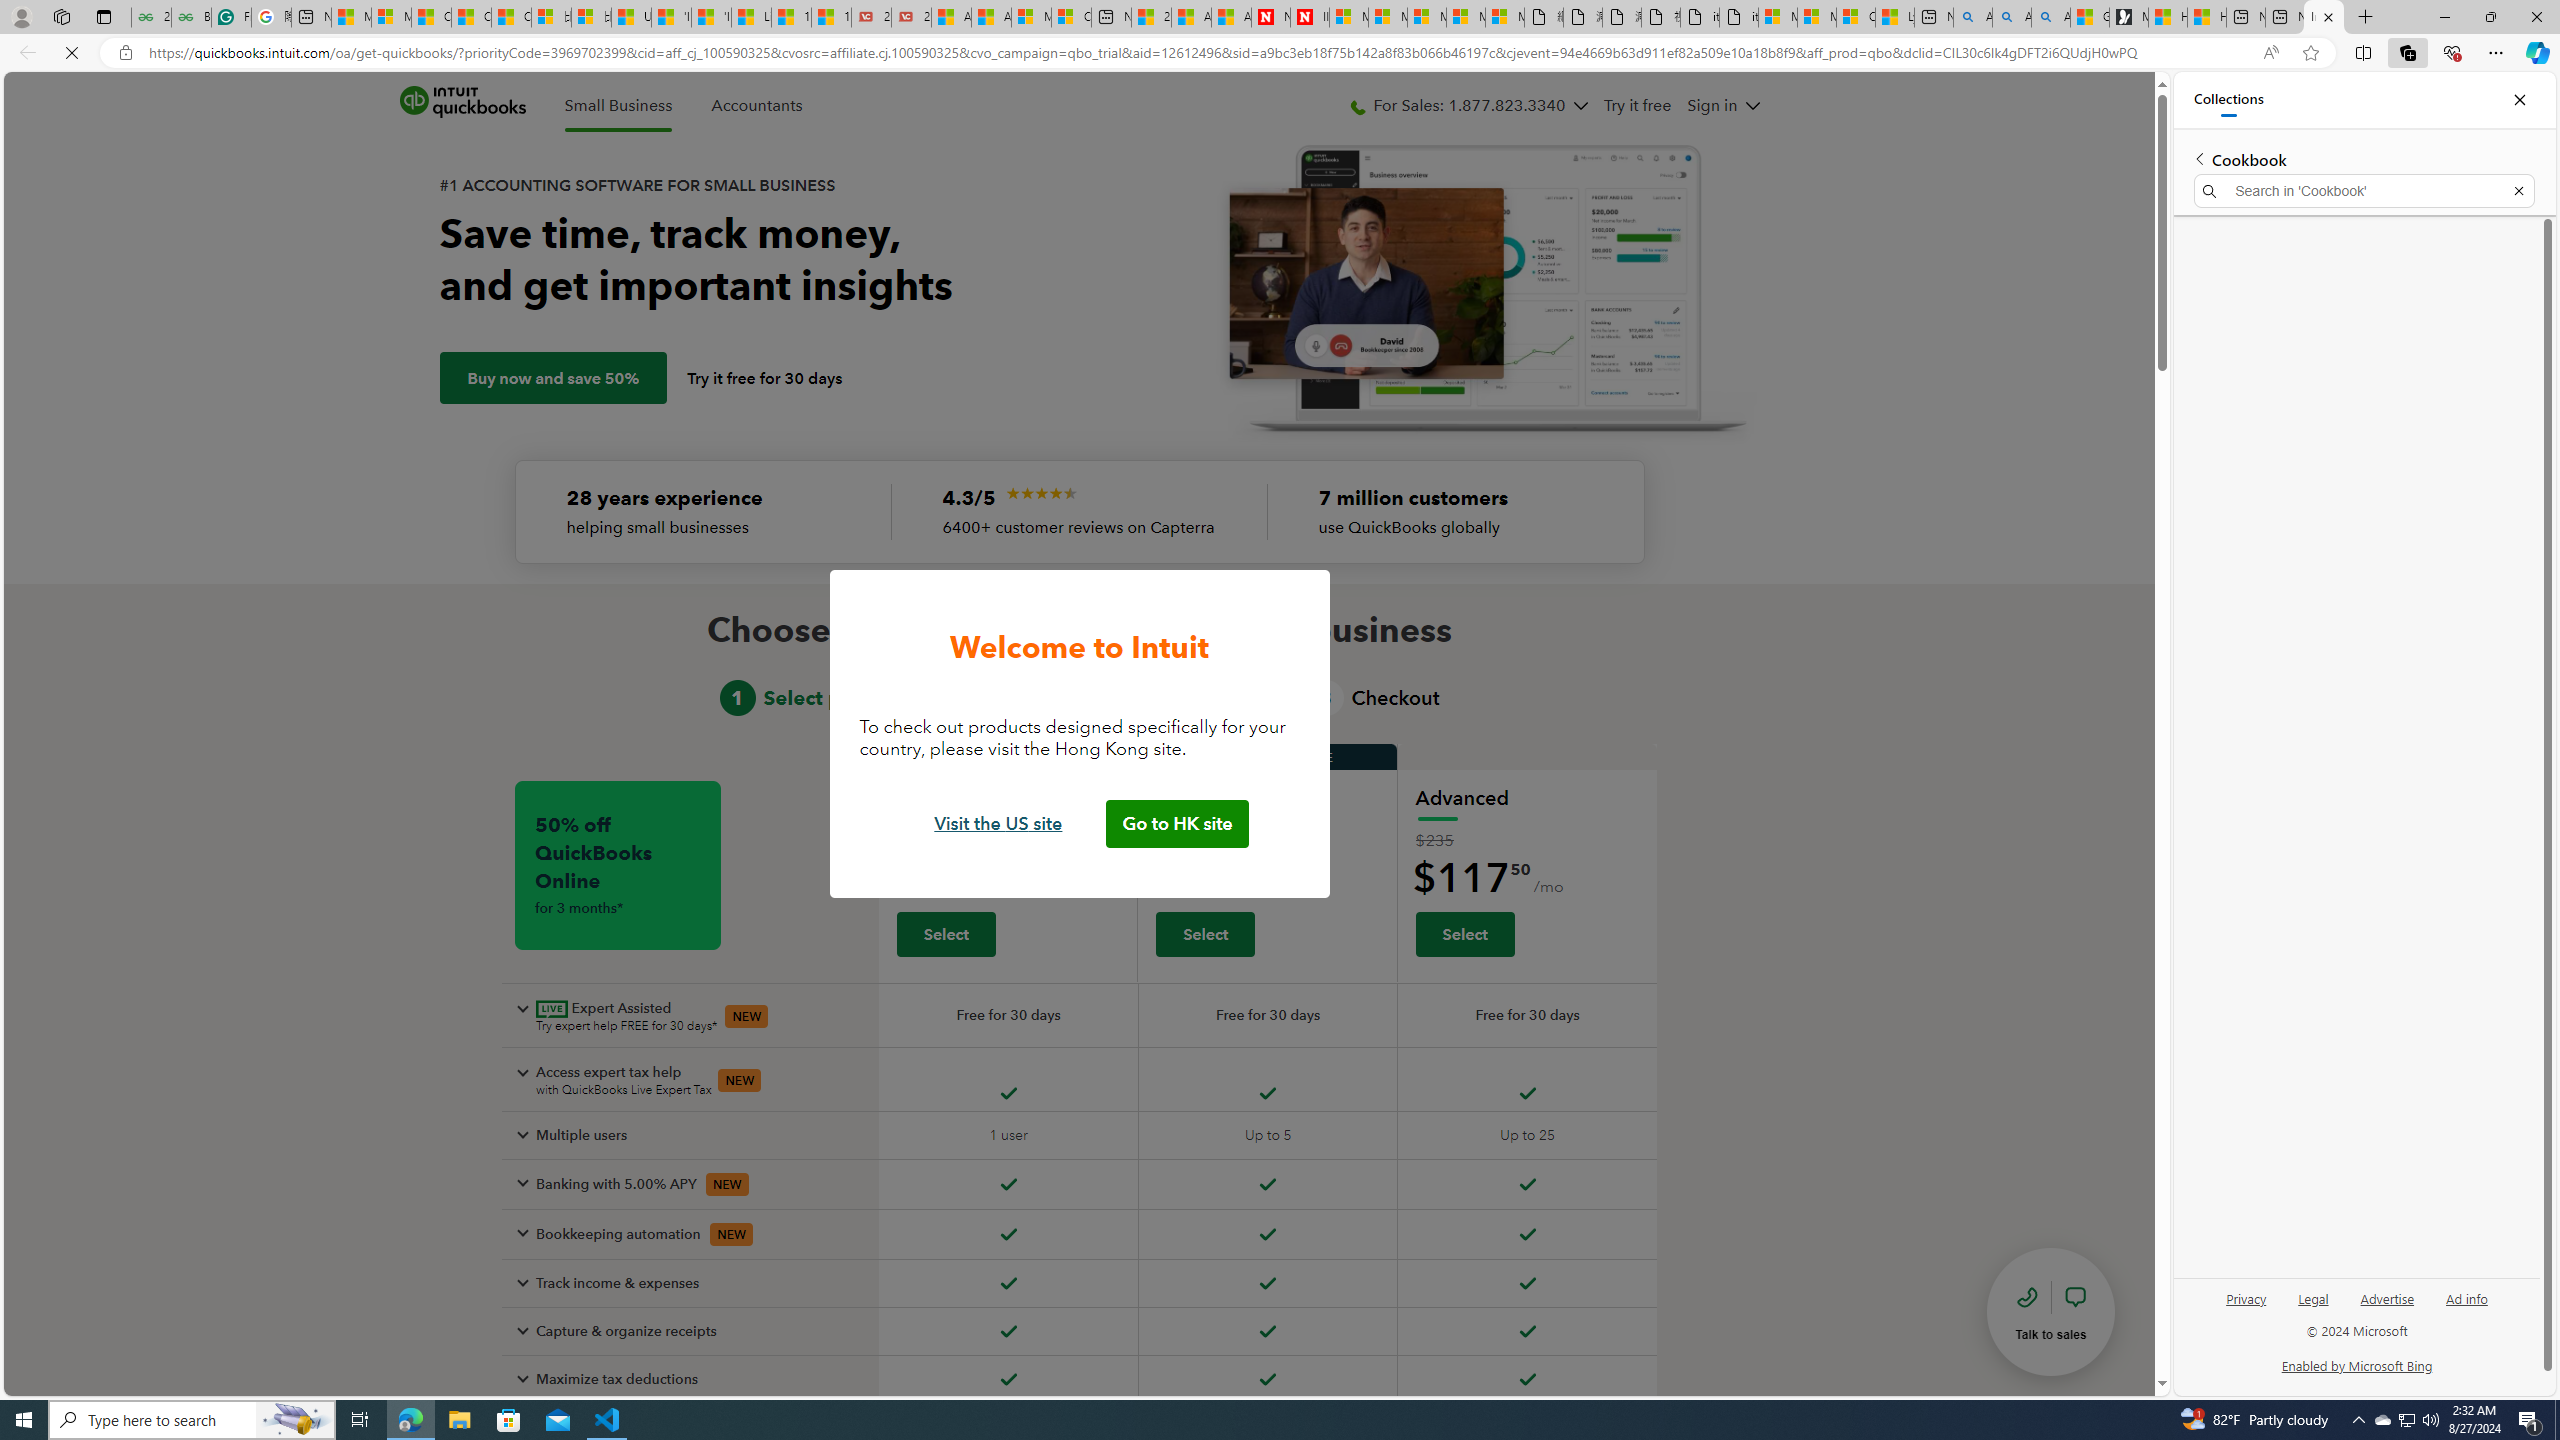 The image size is (2560, 1440). Describe the element at coordinates (1636, 106) in the screenshot. I see `'Try it free'` at that location.